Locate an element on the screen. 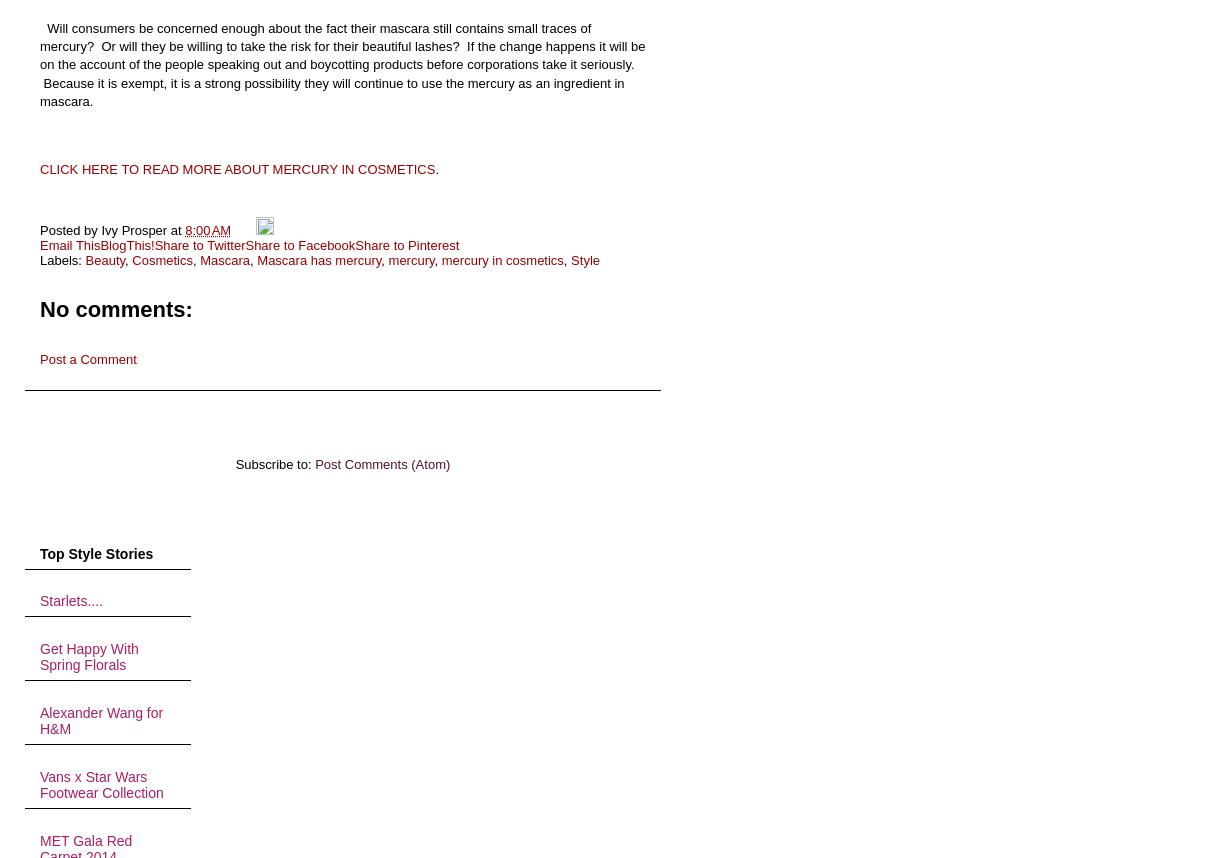  'at' is located at coordinates (177, 228).